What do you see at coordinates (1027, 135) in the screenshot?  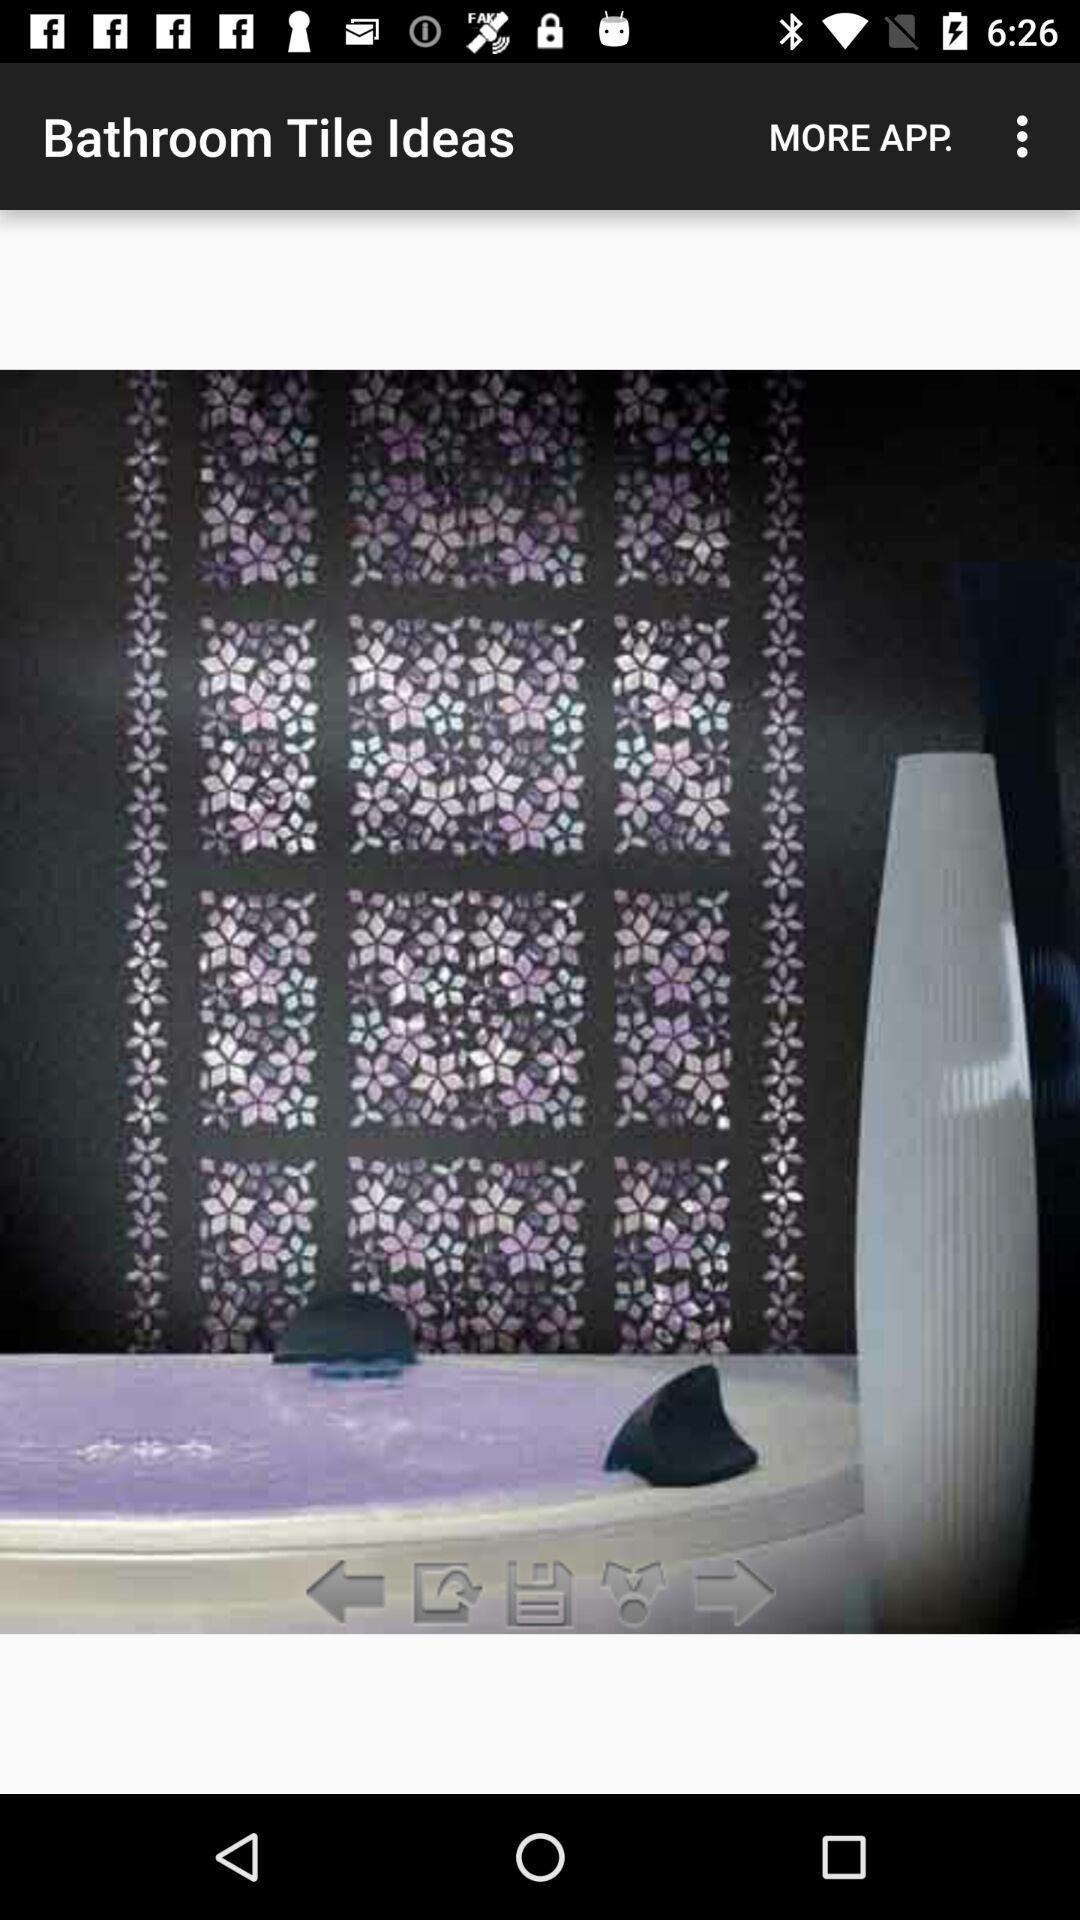 I see `the icon to the right of the more app. item` at bounding box center [1027, 135].